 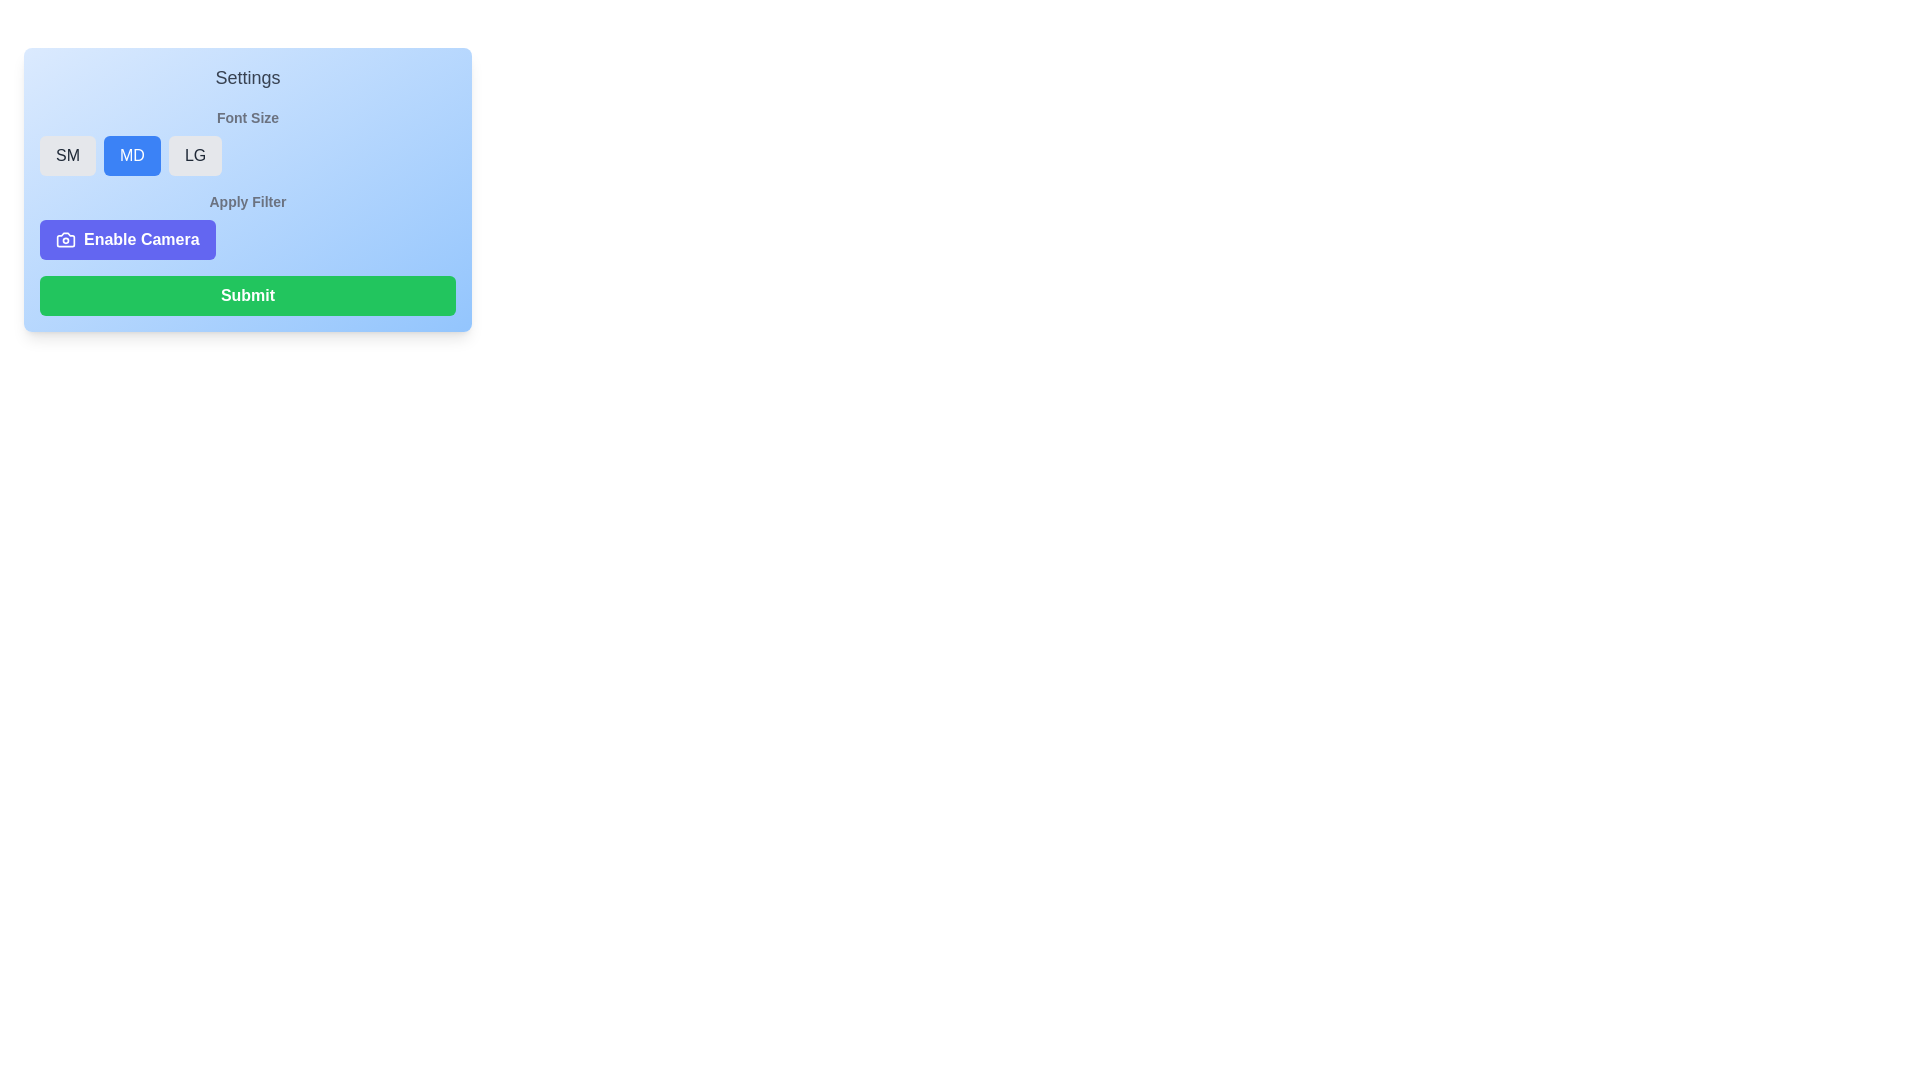 I want to click on the icon within the 'Enable Camera' button which indicates the functionality of enabling a camera feature, located on the left side of the button text, so click(x=66, y=238).